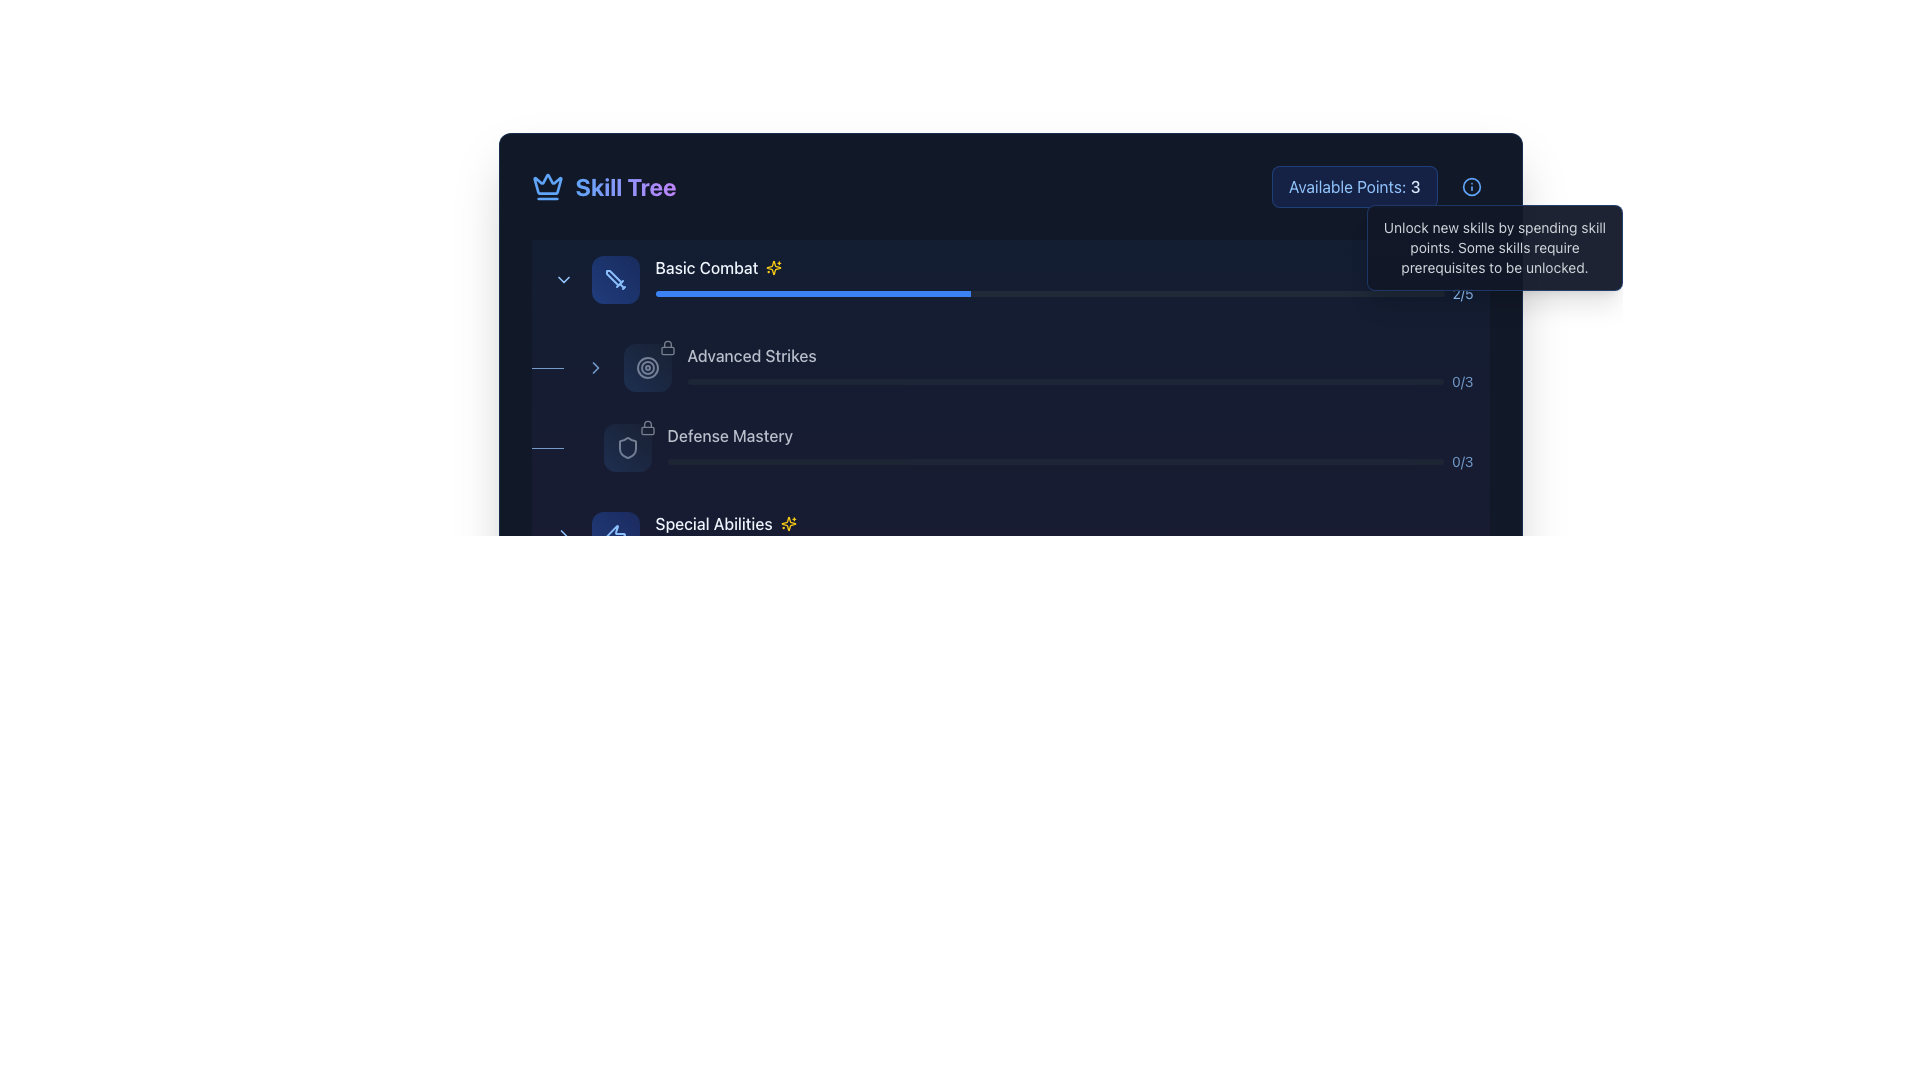 The image size is (1920, 1080). What do you see at coordinates (1049, 293) in the screenshot?
I see `the progress bar indicating 40% progress located under the 'Basic Combat' skill title` at bounding box center [1049, 293].